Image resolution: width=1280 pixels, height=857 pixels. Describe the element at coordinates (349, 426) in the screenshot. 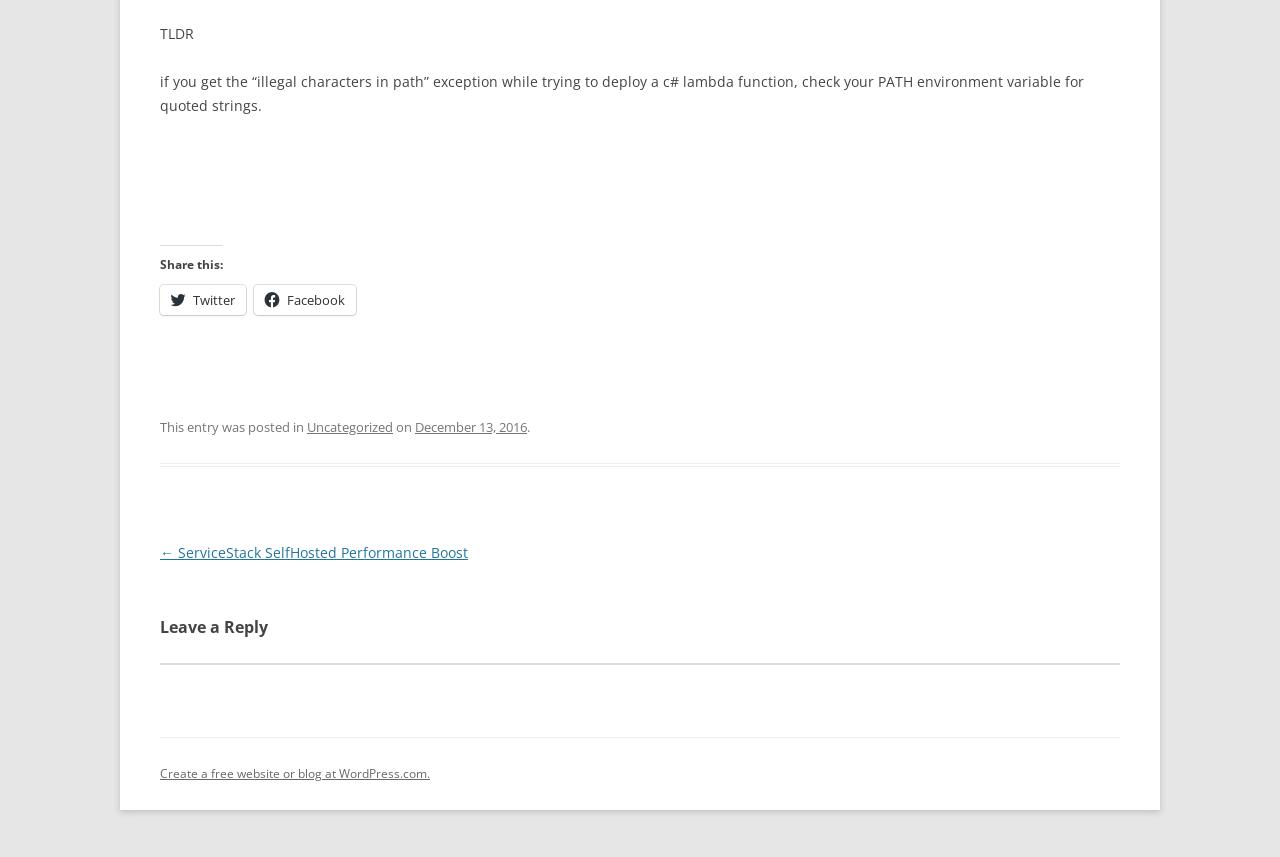

I see `'Uncategorized'` at that location.